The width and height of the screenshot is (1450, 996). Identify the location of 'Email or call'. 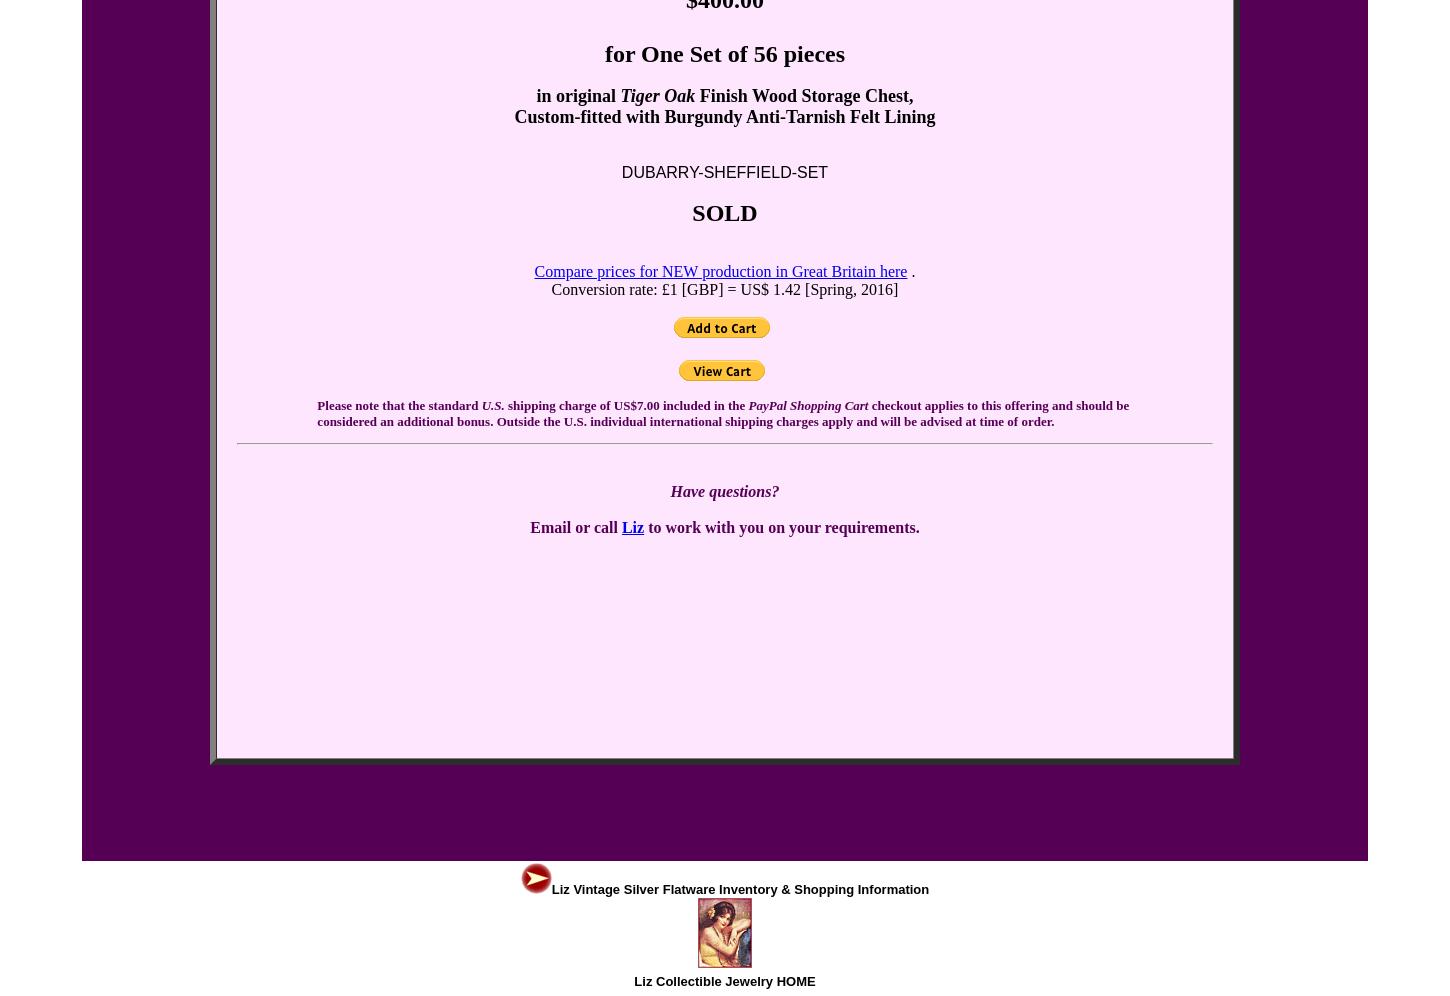
(575, 526).